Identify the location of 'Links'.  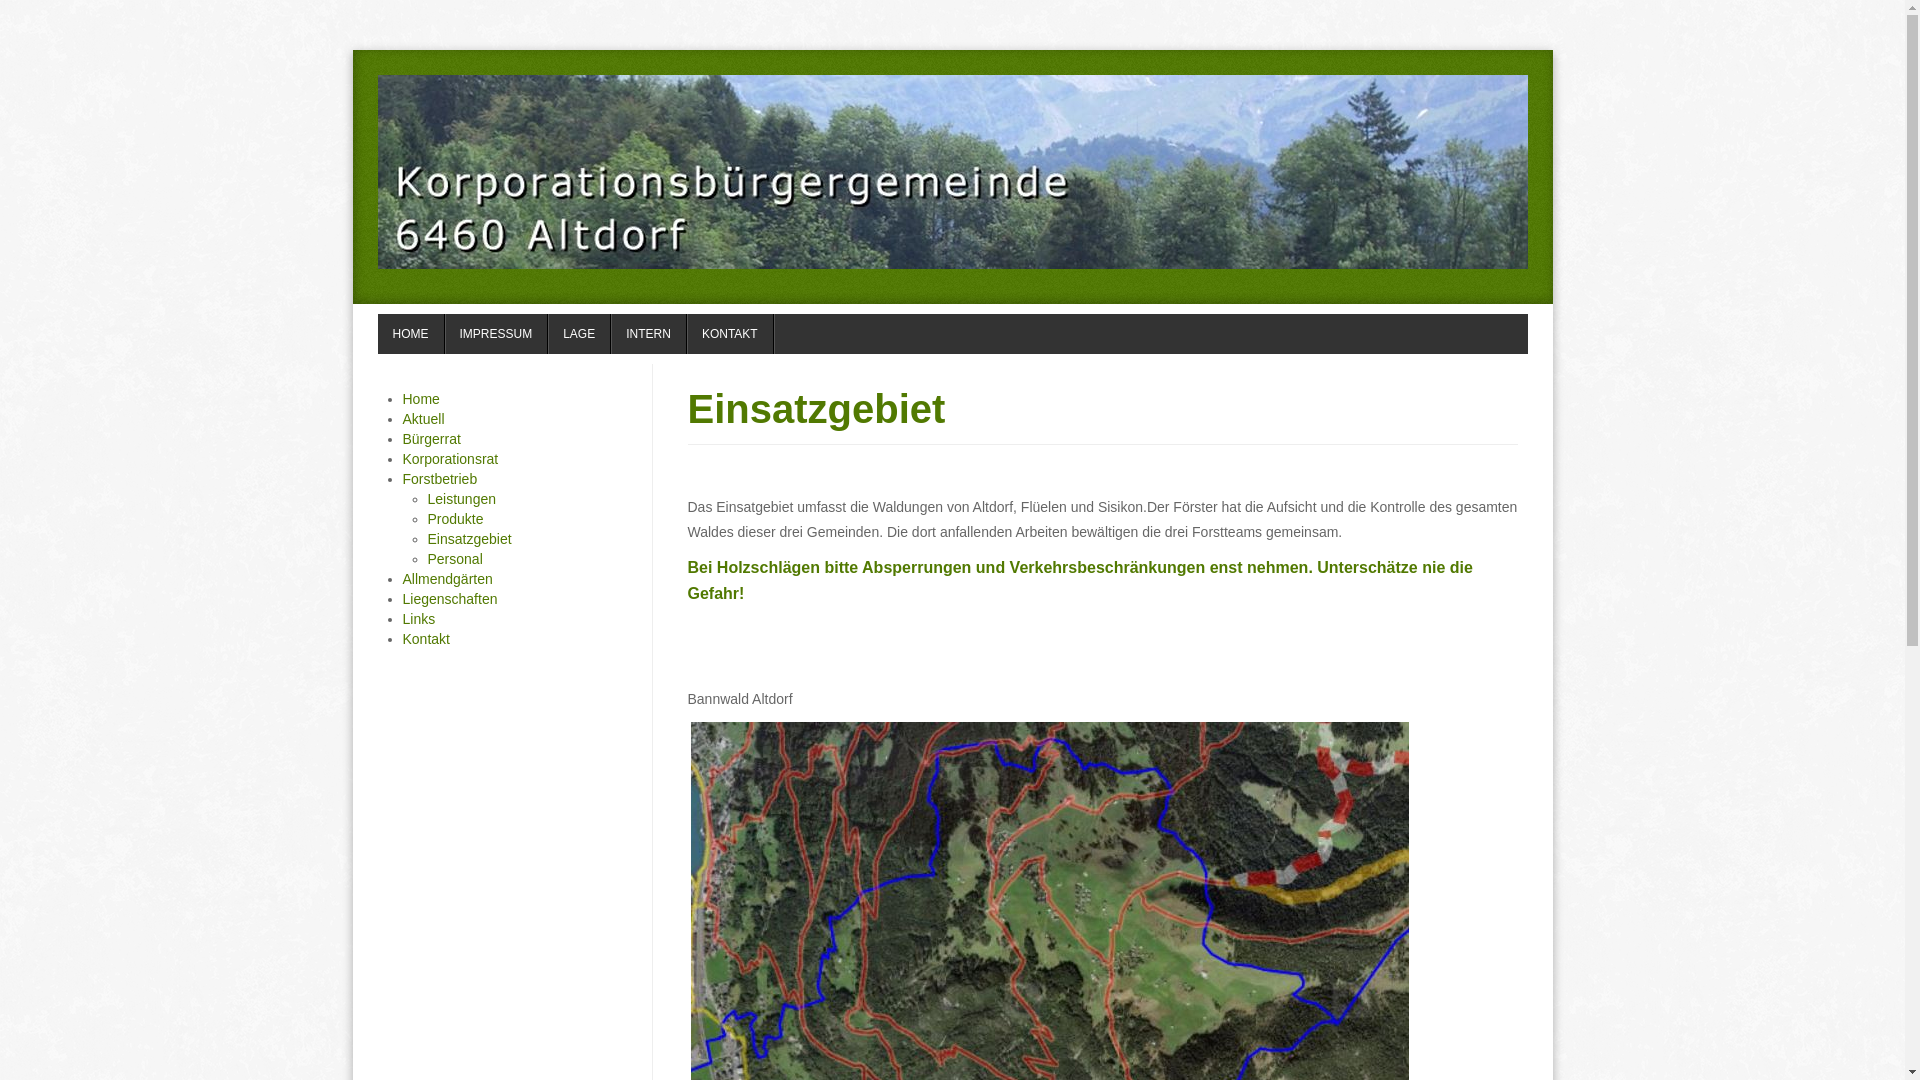
(417, 617).